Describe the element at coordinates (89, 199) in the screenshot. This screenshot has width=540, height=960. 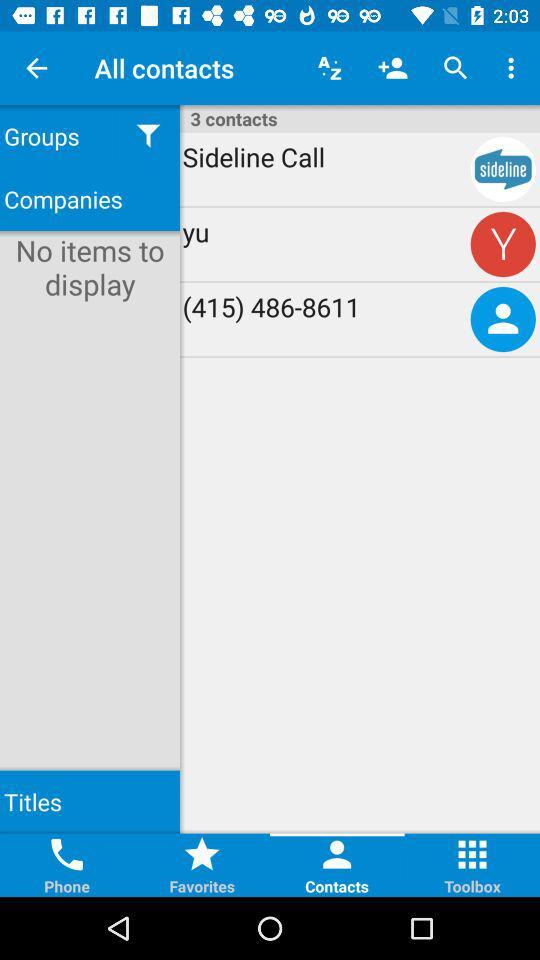
I see `companies icon` at that location.